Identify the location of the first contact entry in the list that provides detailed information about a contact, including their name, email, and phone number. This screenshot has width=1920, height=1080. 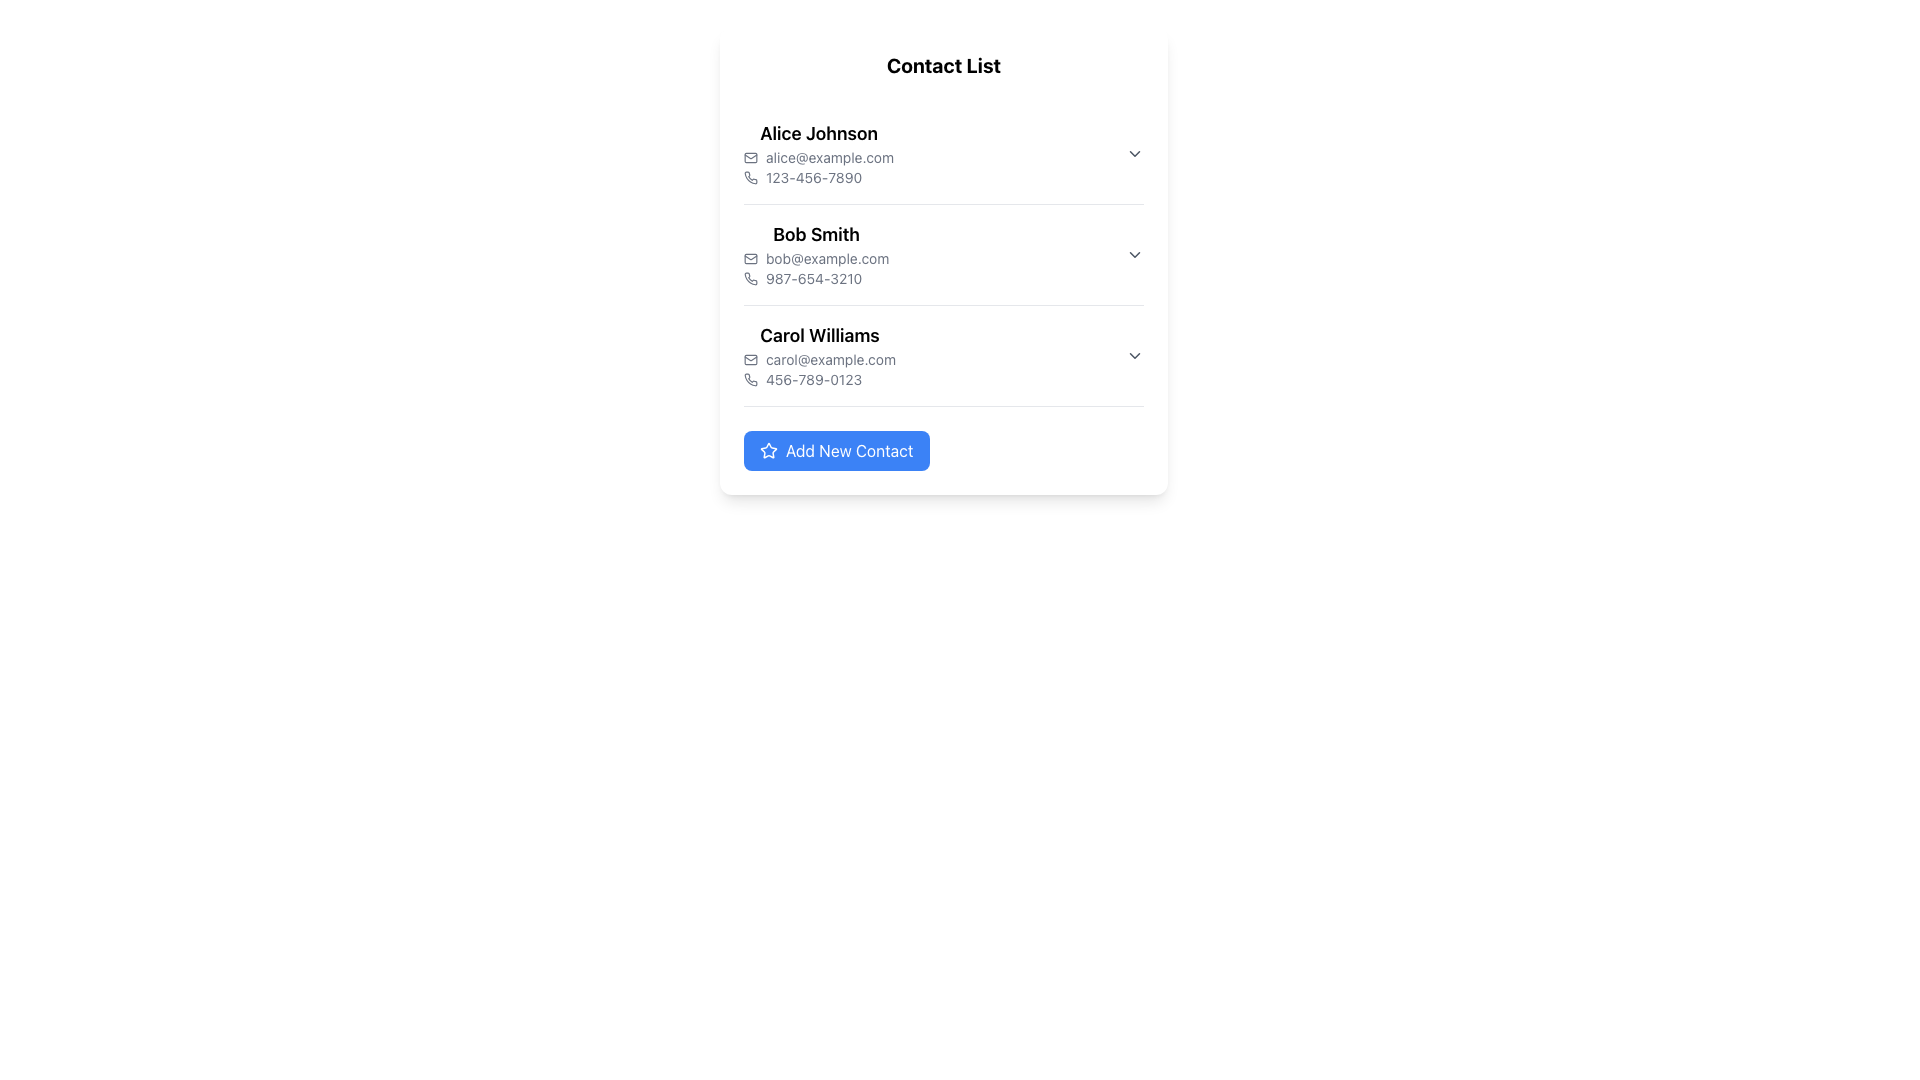
(943, 153).